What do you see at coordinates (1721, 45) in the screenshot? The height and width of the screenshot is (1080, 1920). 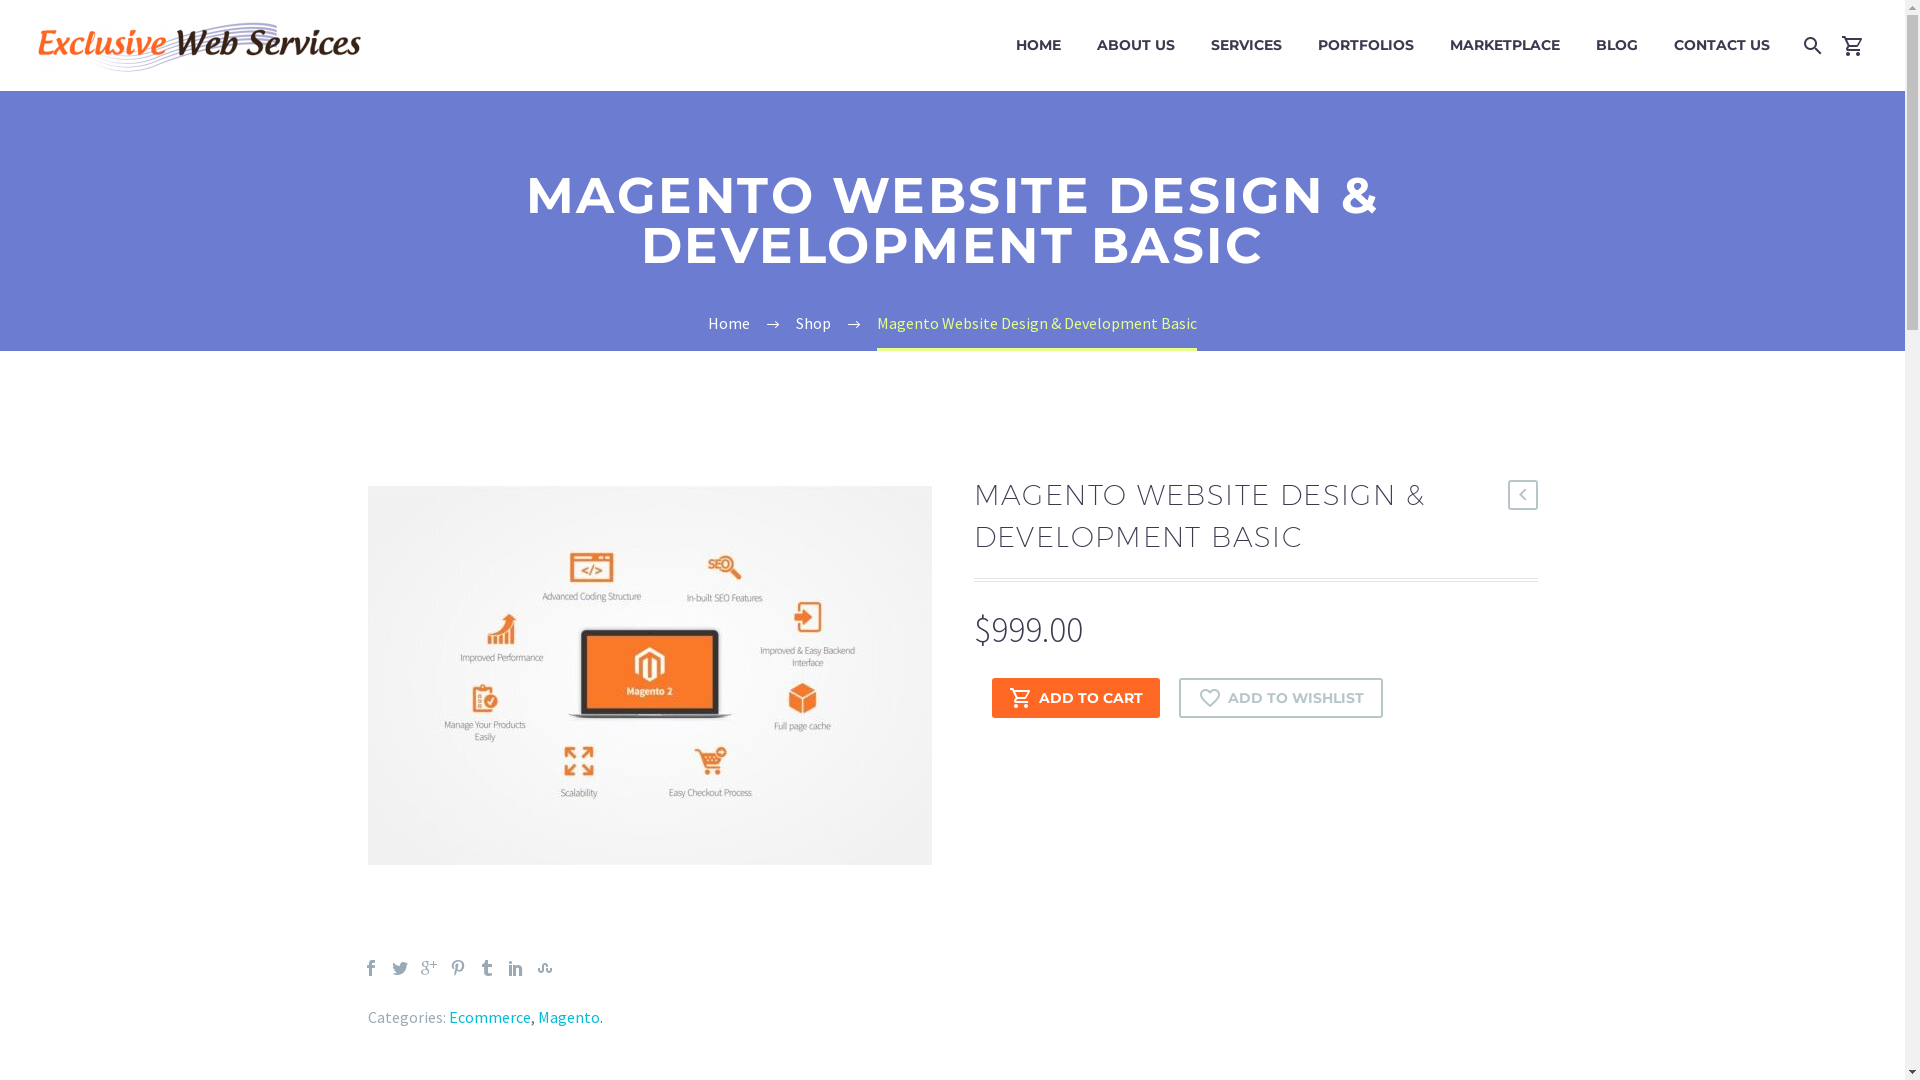 I see `'CONTACT US'` at bounding box center [1721, 45].